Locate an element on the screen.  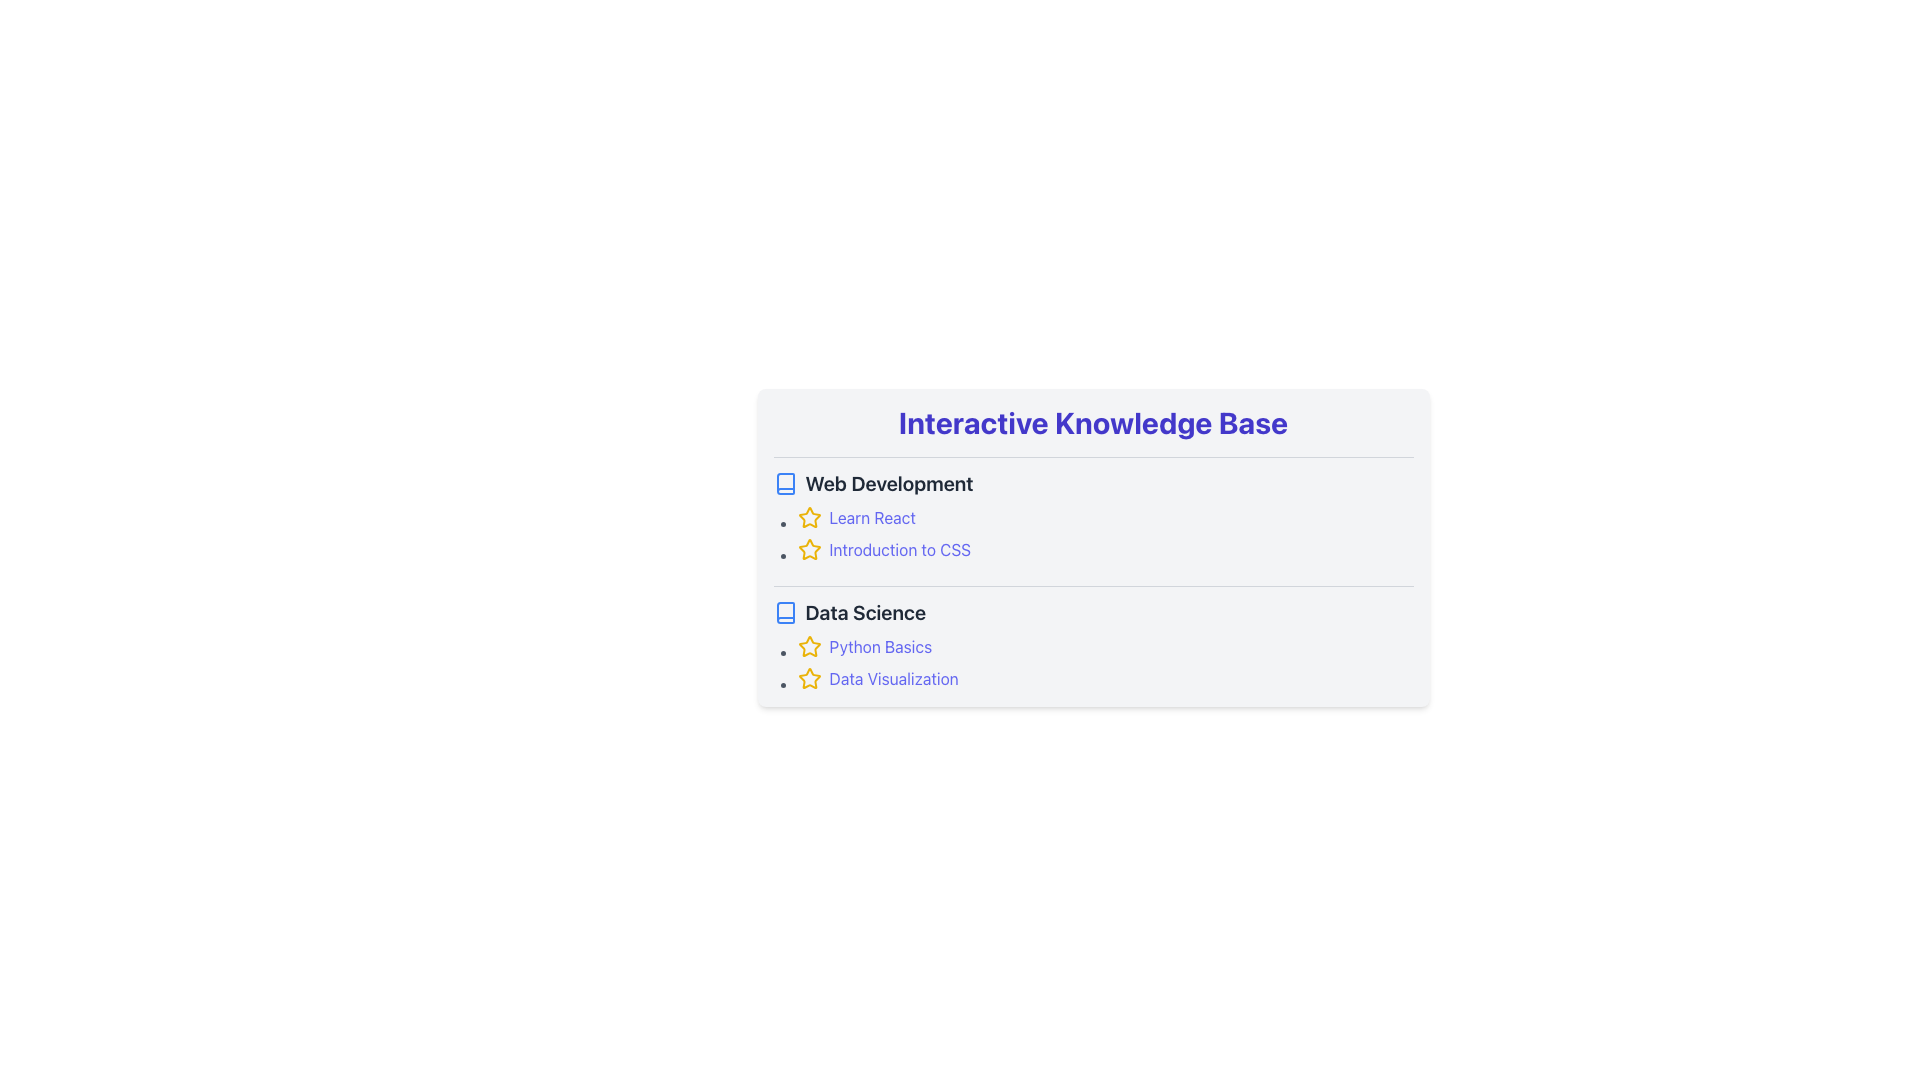
the decorative icon located to the left of the text 'Learn React' in the 'Web Development' category is located at coordinates (809, 646).